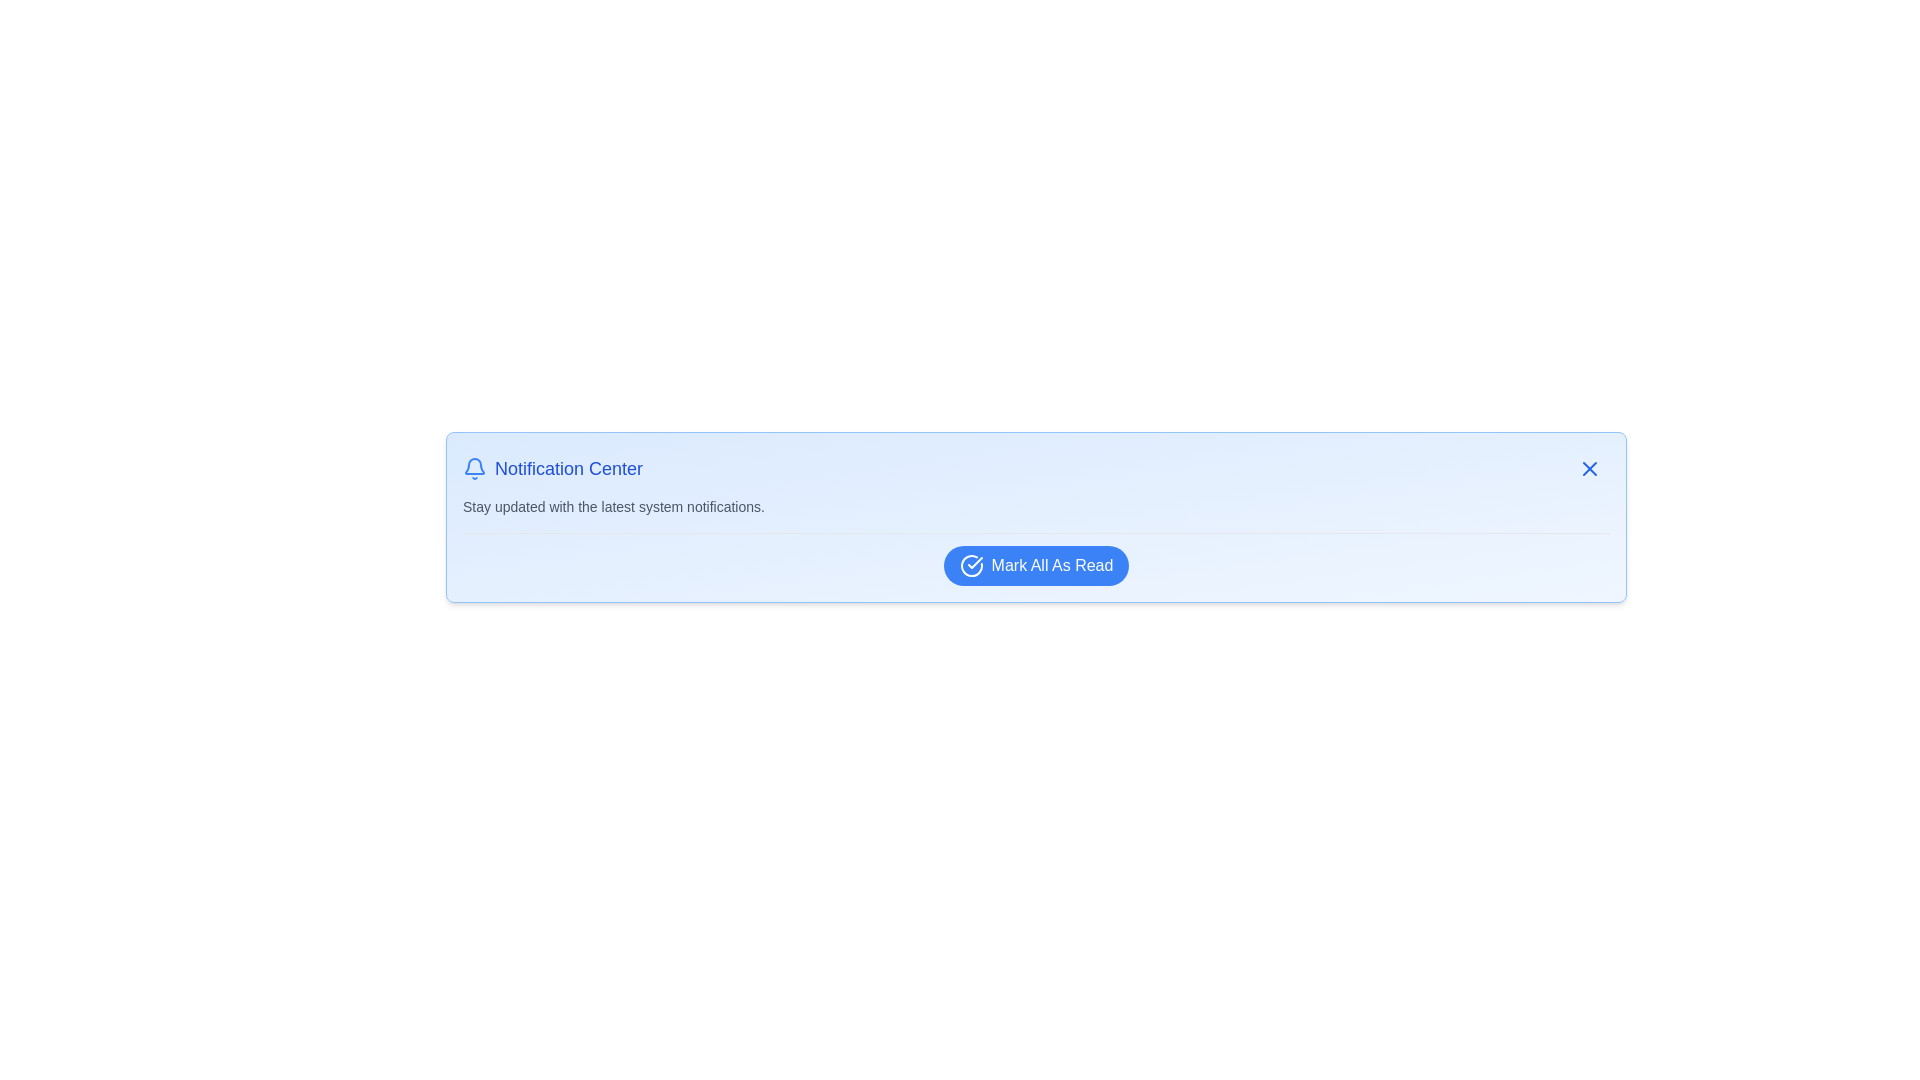 This screenshot has width=1920, height=1080. Describe the element at coordinates (1036, 566) in the screenshot. I see `the 'Mark All As Read' button in the Notification Center to mark notifications as read` at that location.